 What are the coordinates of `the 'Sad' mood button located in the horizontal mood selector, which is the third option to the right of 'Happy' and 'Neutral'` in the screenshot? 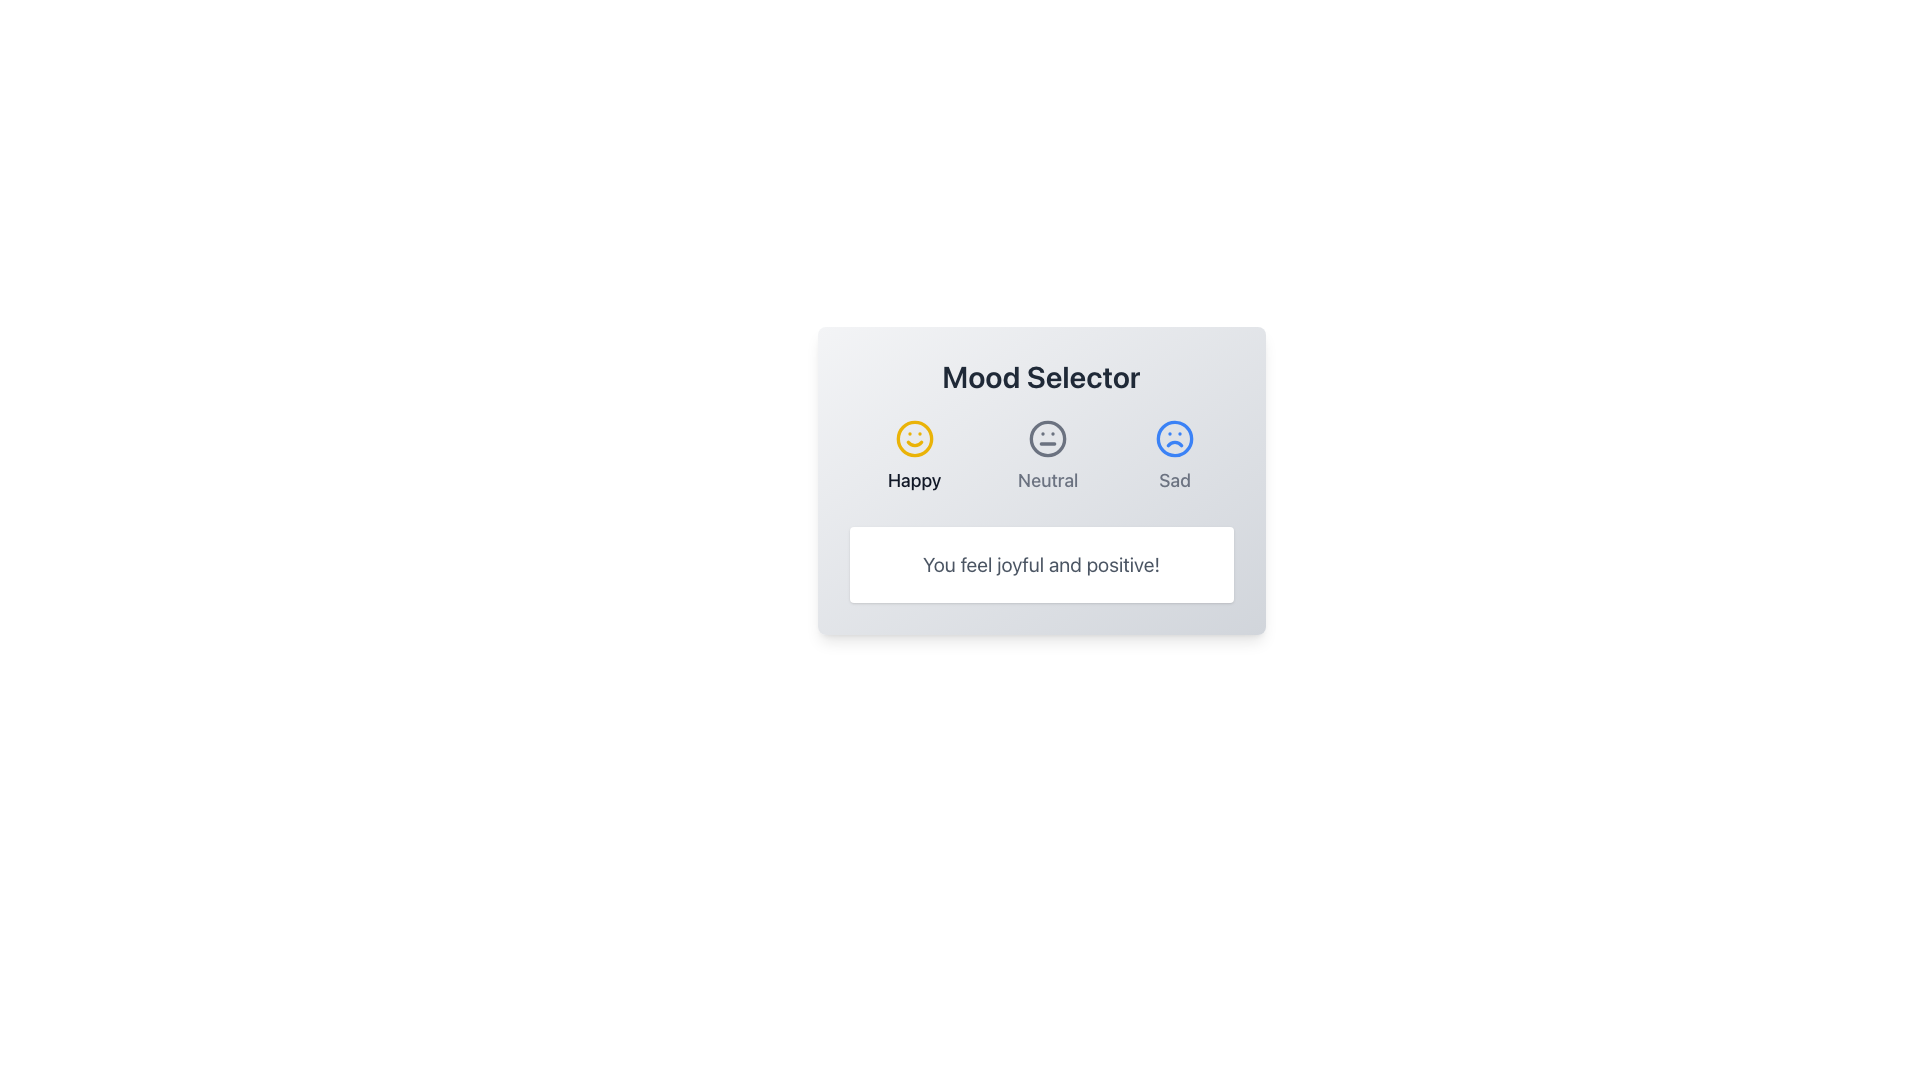 It's located at (1175, 456).